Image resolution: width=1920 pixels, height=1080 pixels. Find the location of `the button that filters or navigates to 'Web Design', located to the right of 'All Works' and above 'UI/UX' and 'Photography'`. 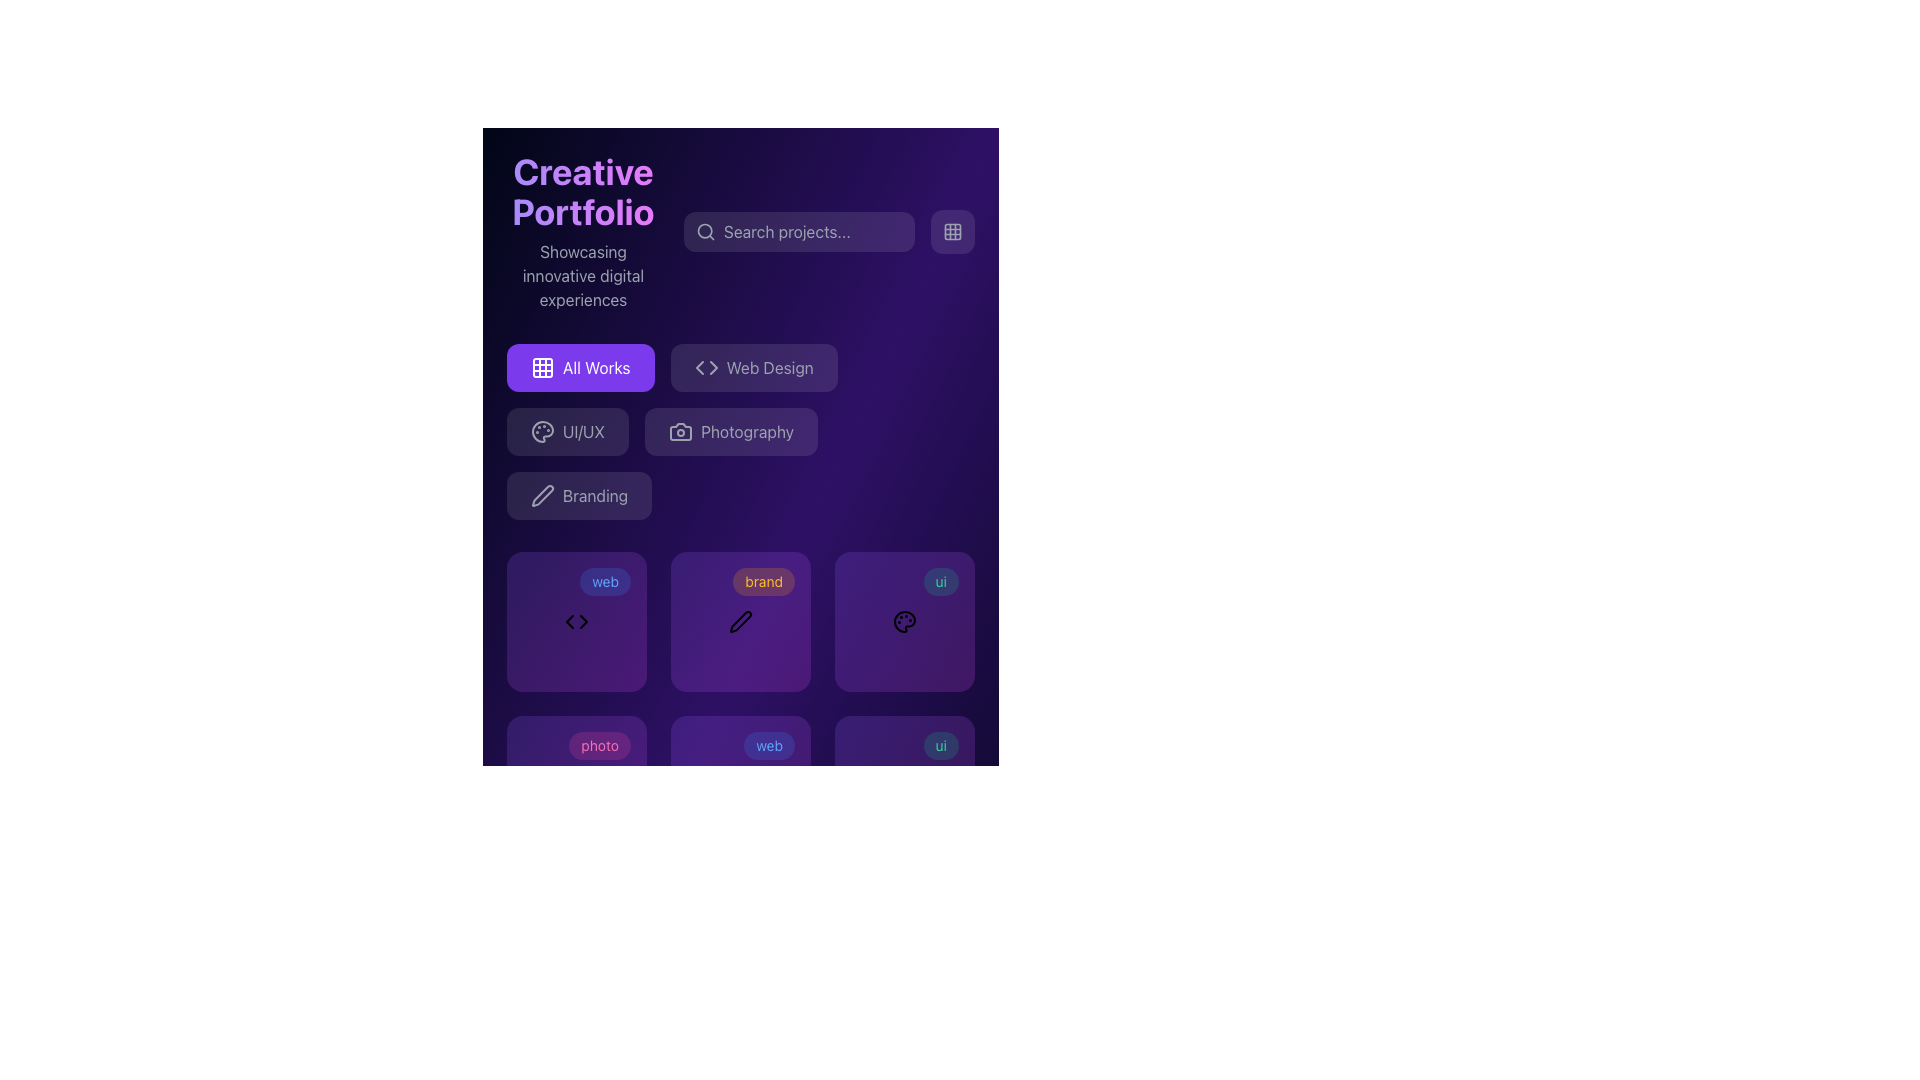

the button that filters or navigates to 'Web Design', located to the right of 'All Works' and above 'UI/UX' and 'Photography' is located at coordinates (753, 367).